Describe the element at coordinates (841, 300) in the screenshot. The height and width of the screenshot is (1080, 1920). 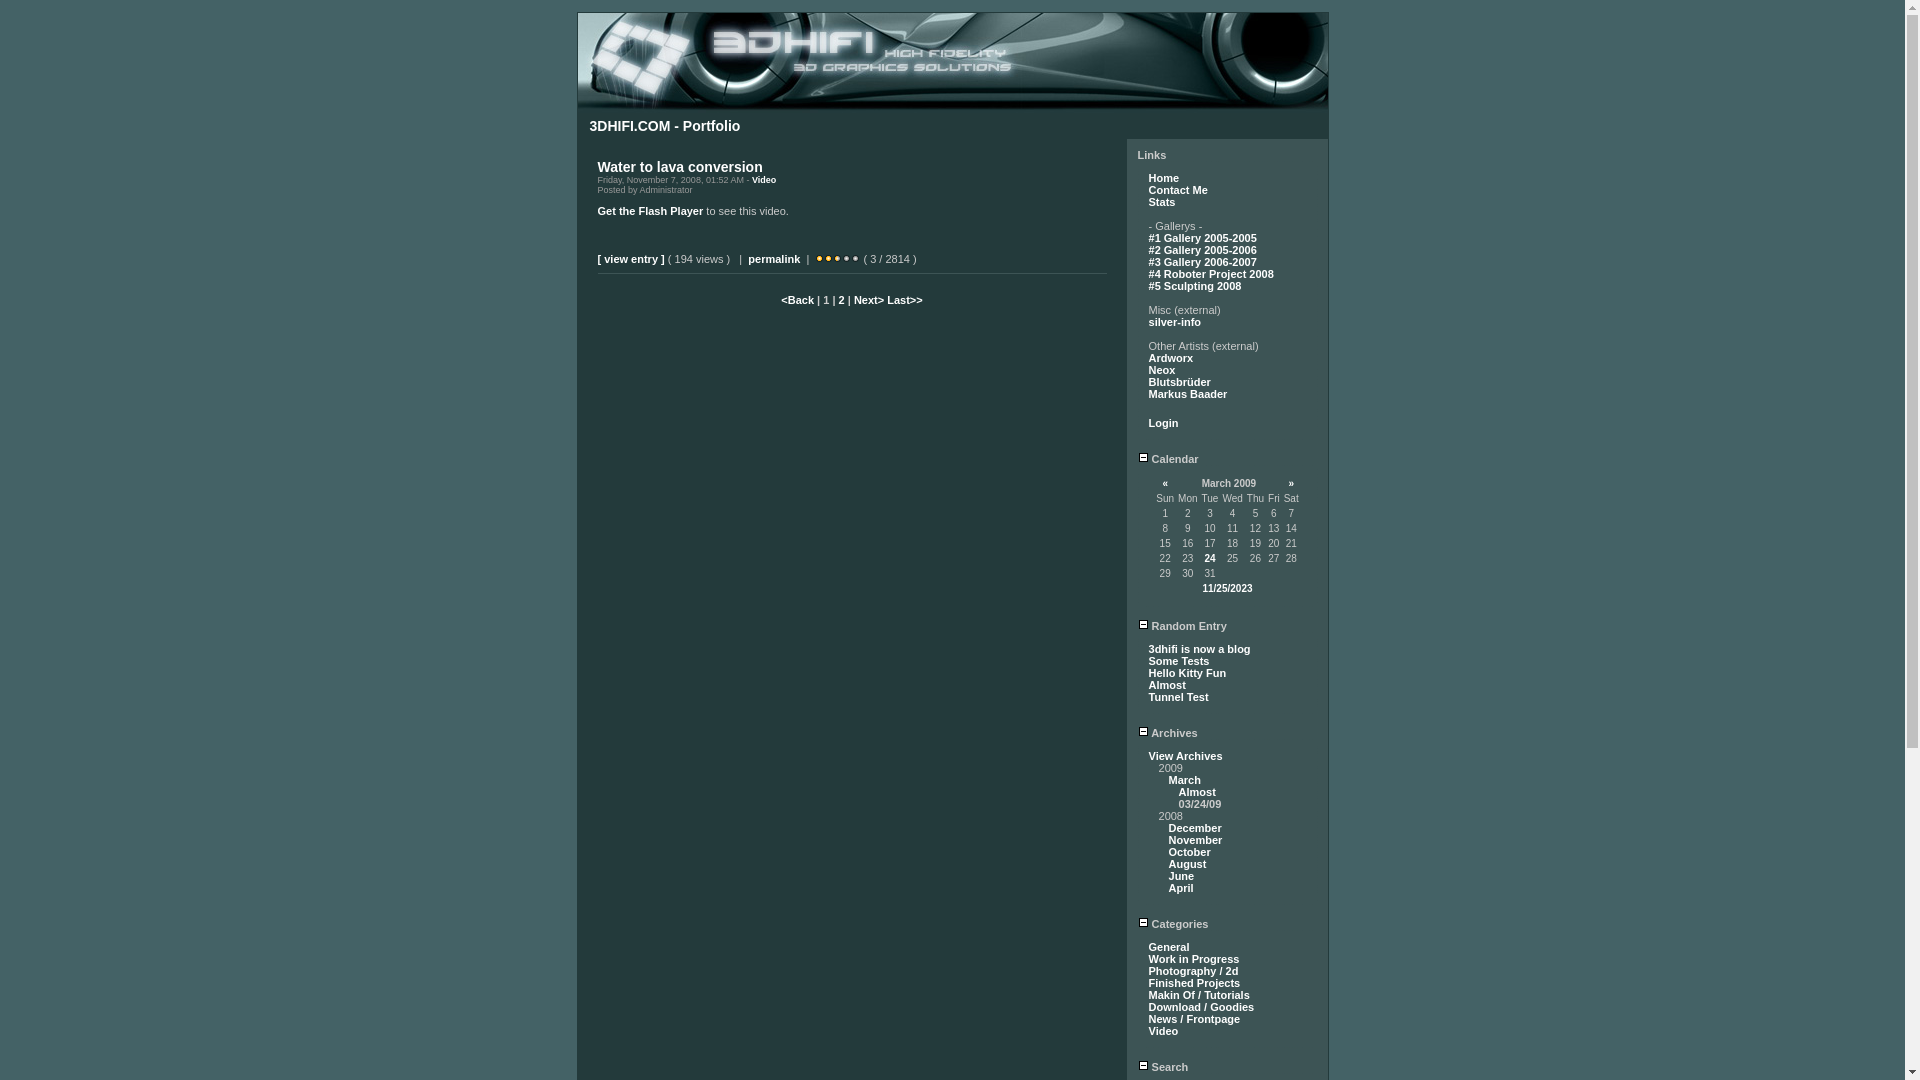
I see `'2'` at that location.